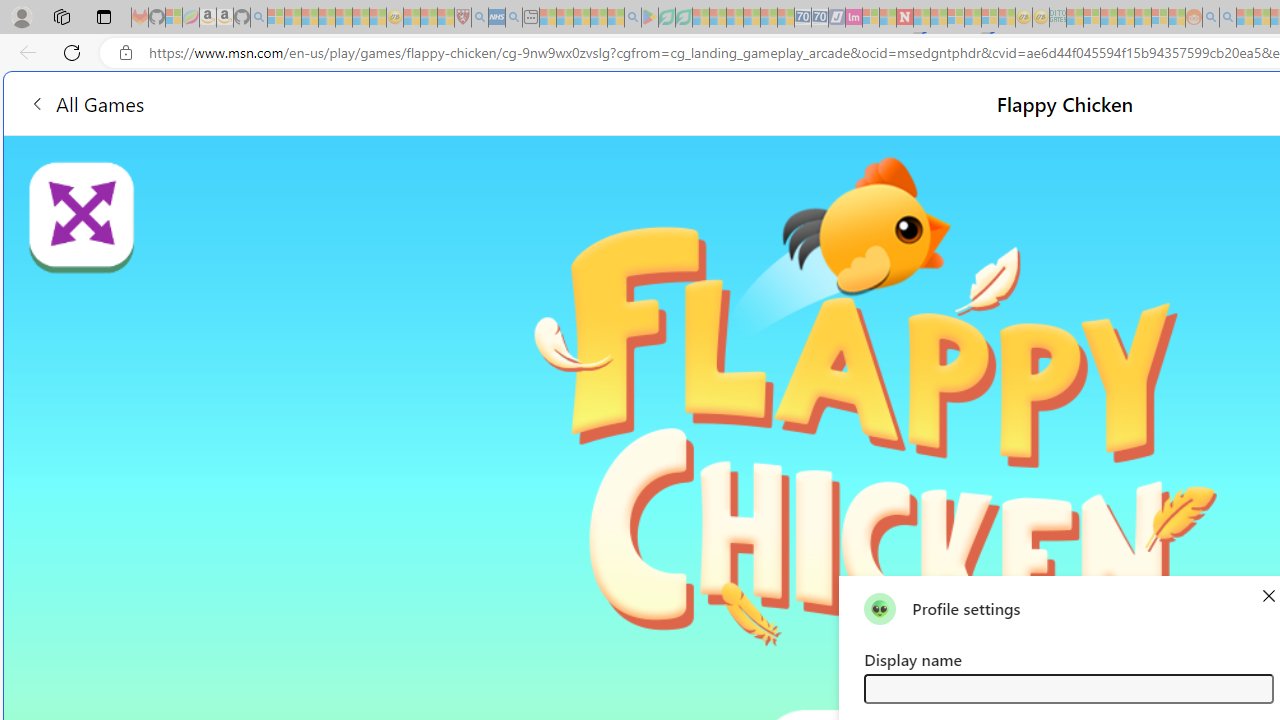 The height and width of the screenshot is (720, 1280). I want to click on 'Jobs - lastminute.com Investor Portal - Sleeping', so click(853, 17).